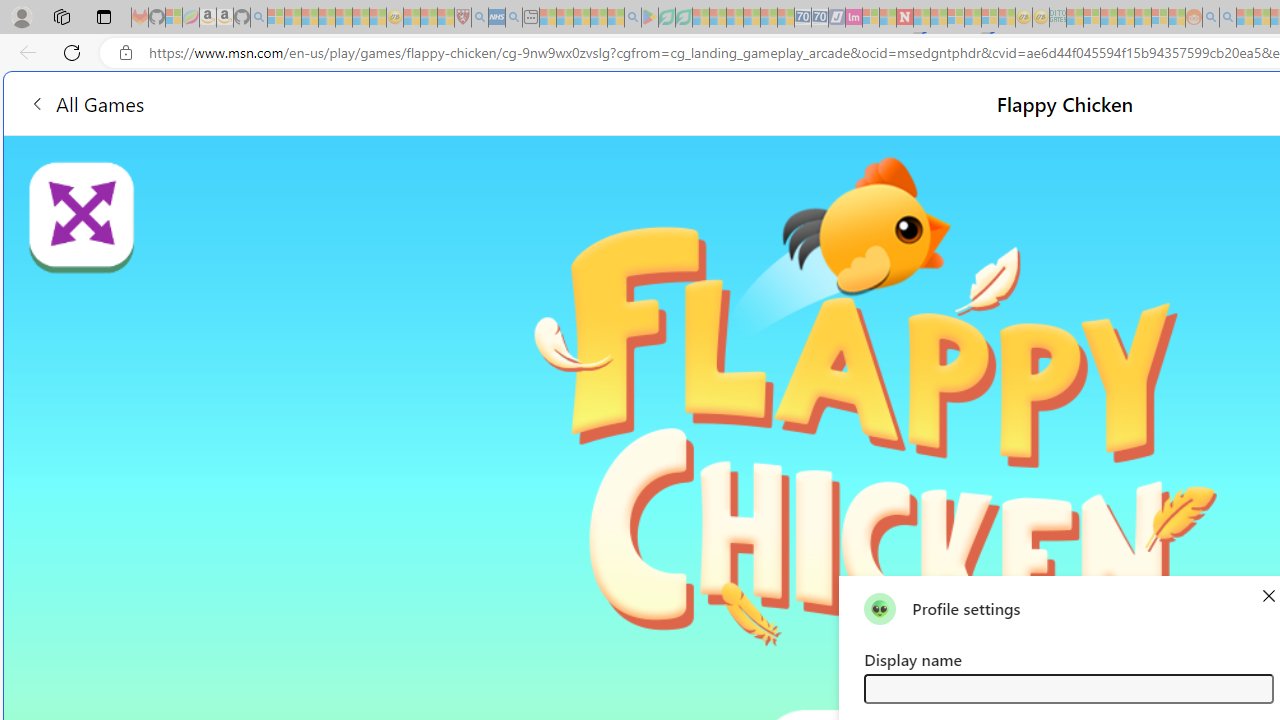 The height and width of the screenshot is (720, 1280). I want to click on 'Jobs - lastminute.com Investor Portal - Sleeping', so click(853, 17).